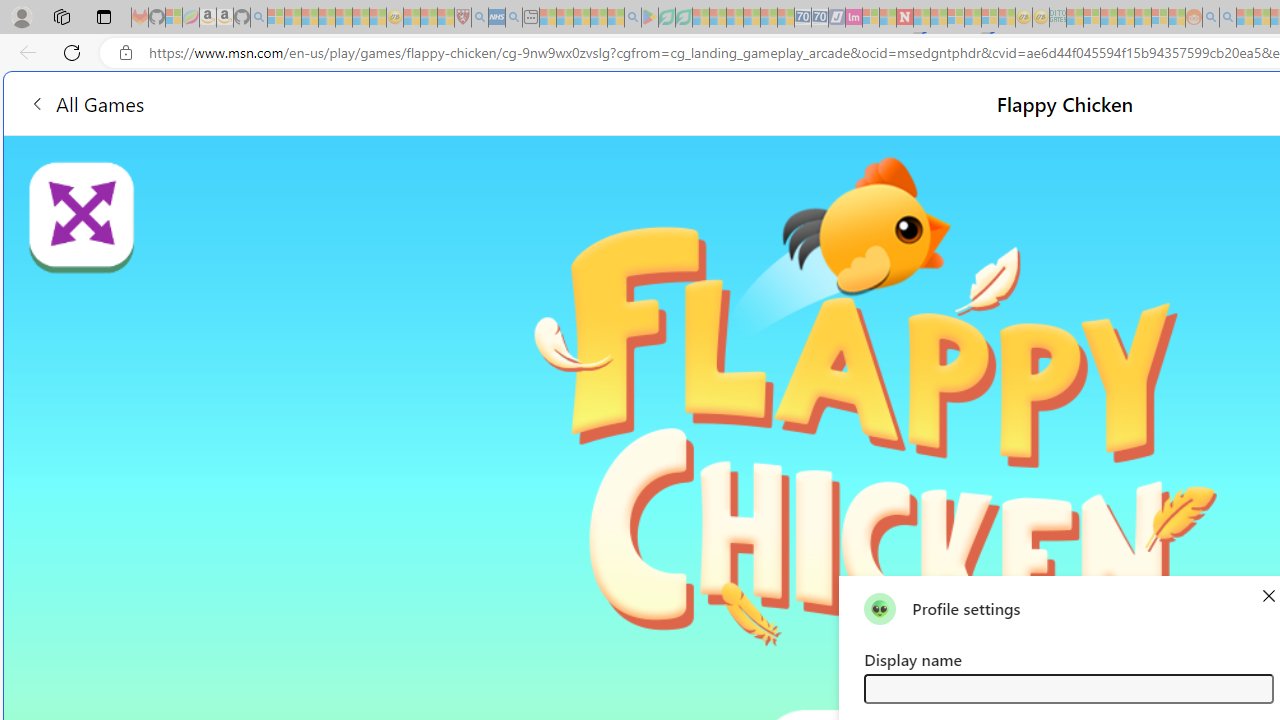 The height and width of the screenshot is (720, 1280). I want to click on 'Jobs - lastminute.com Investor Portal - Sleeping', so click(853, 17).